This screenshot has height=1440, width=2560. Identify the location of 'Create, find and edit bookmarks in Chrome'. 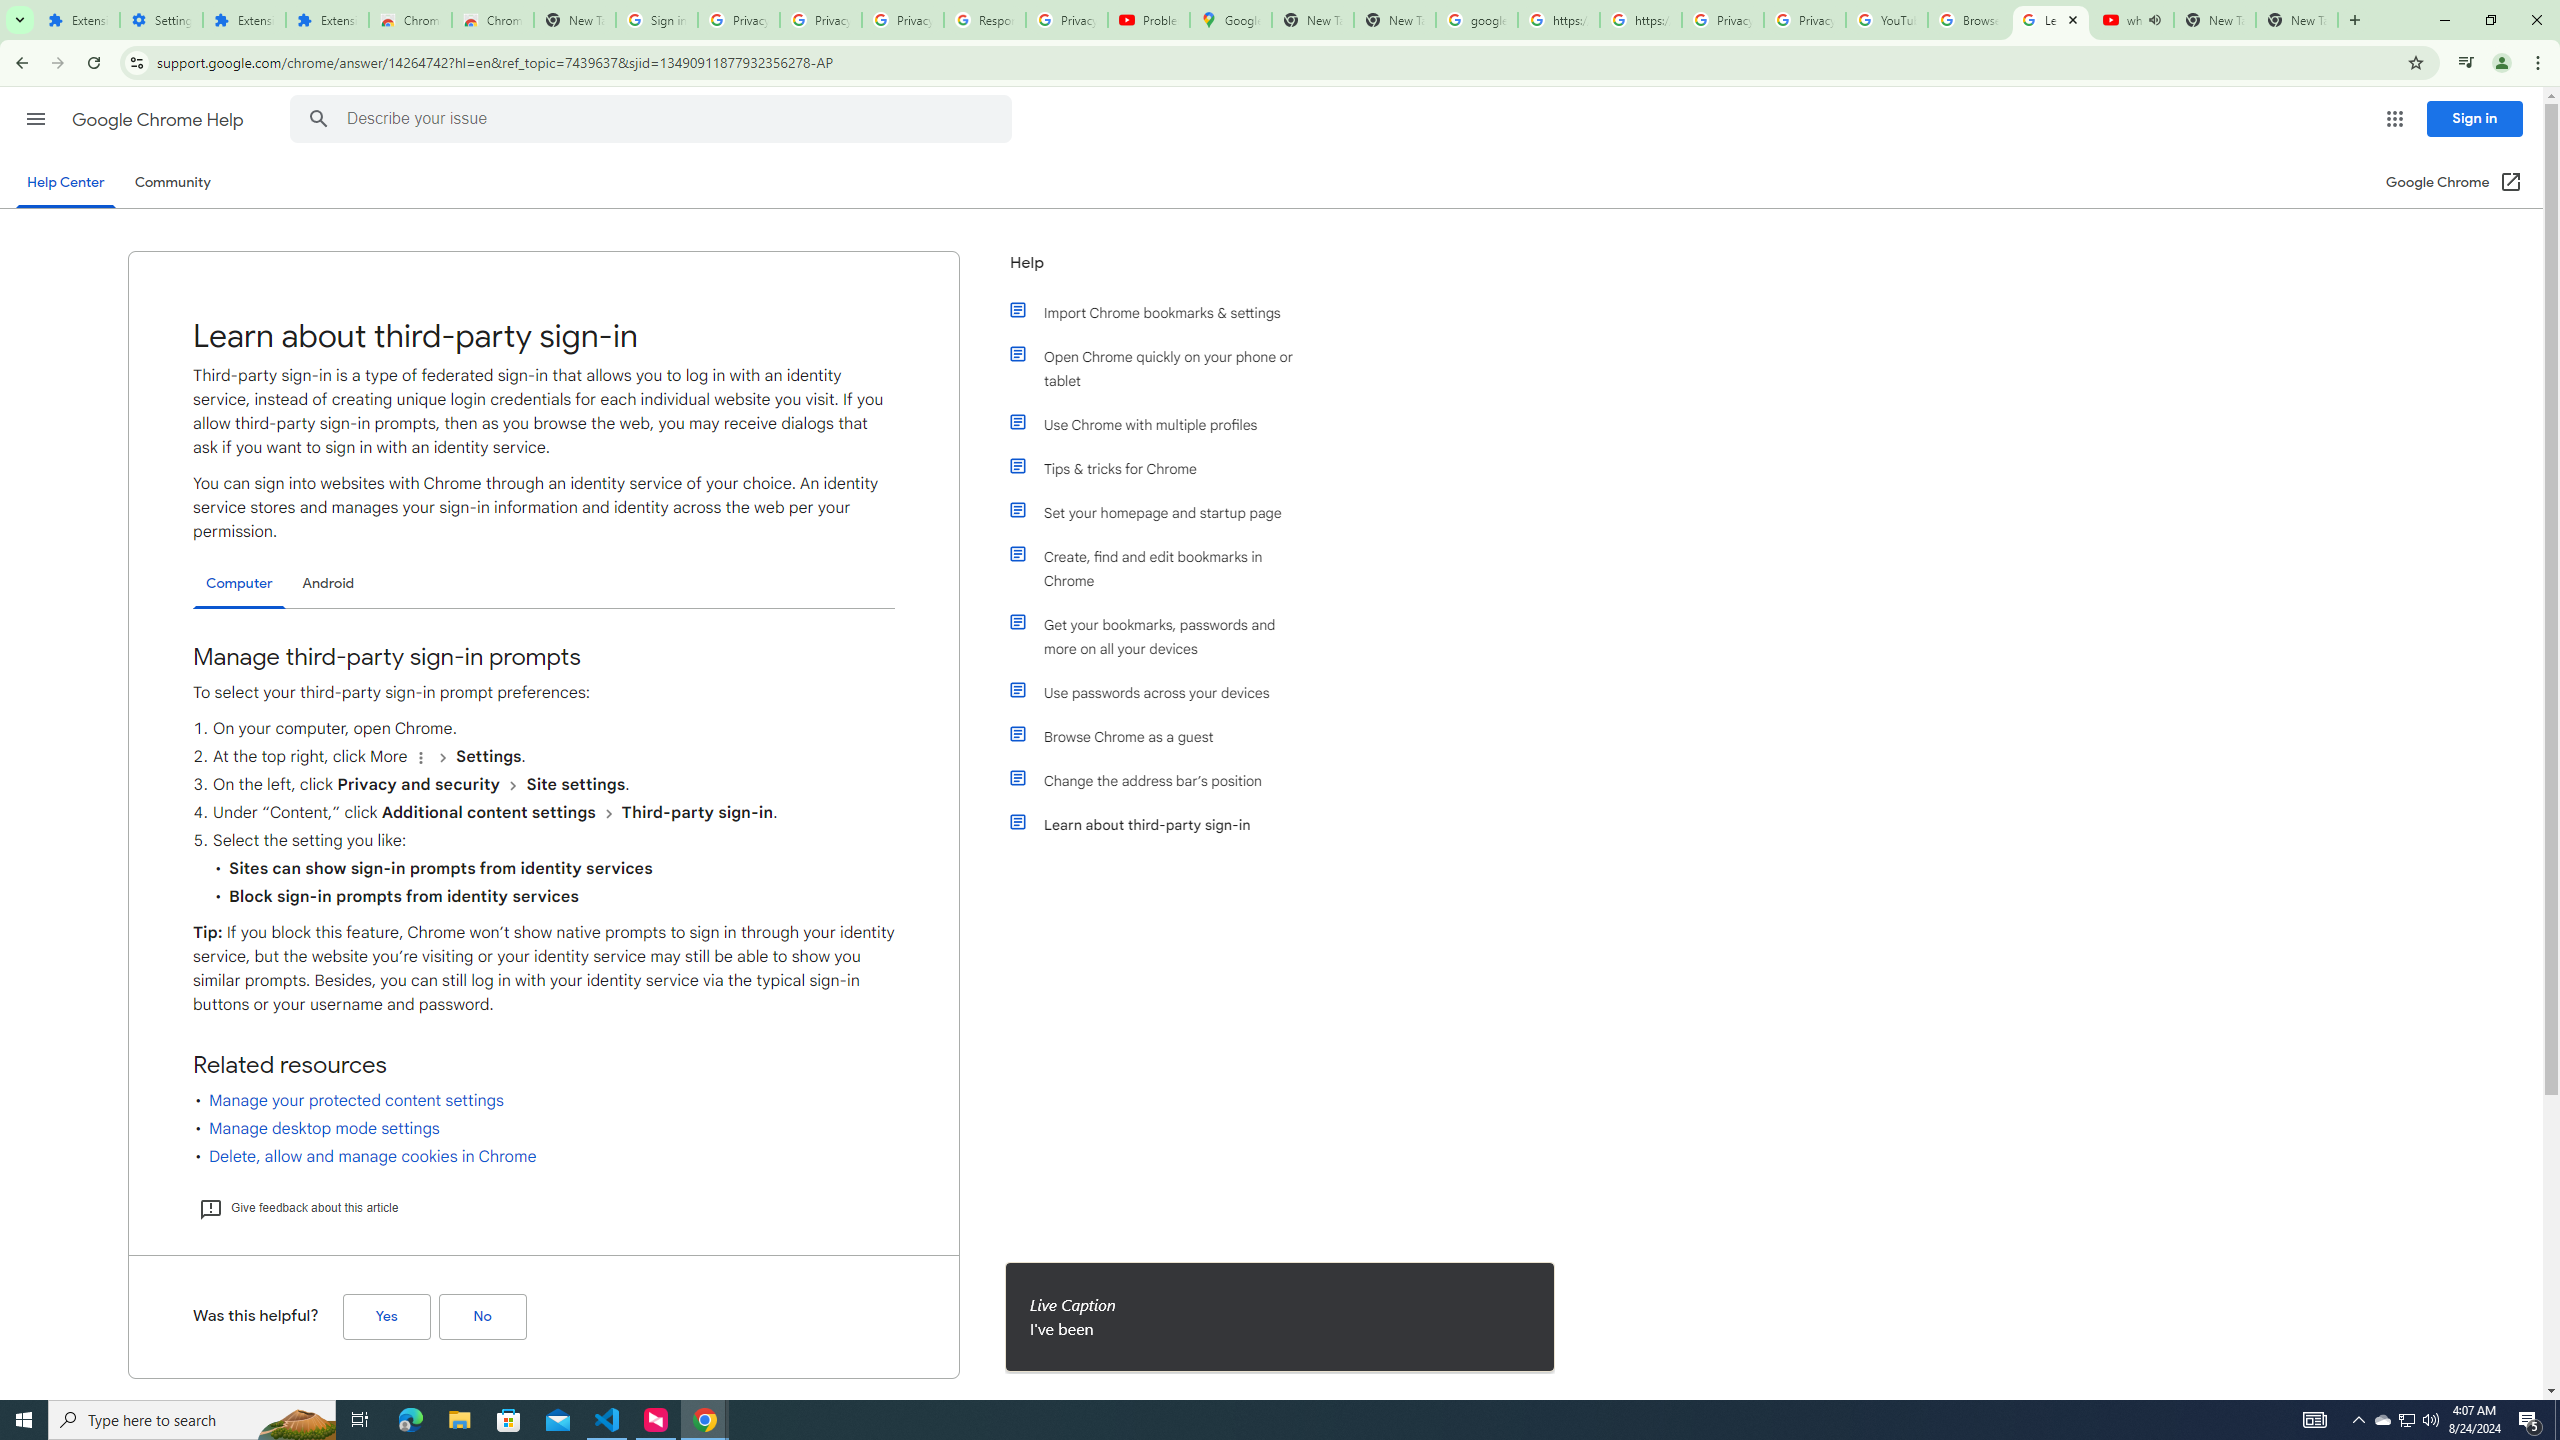
(1162, 568).